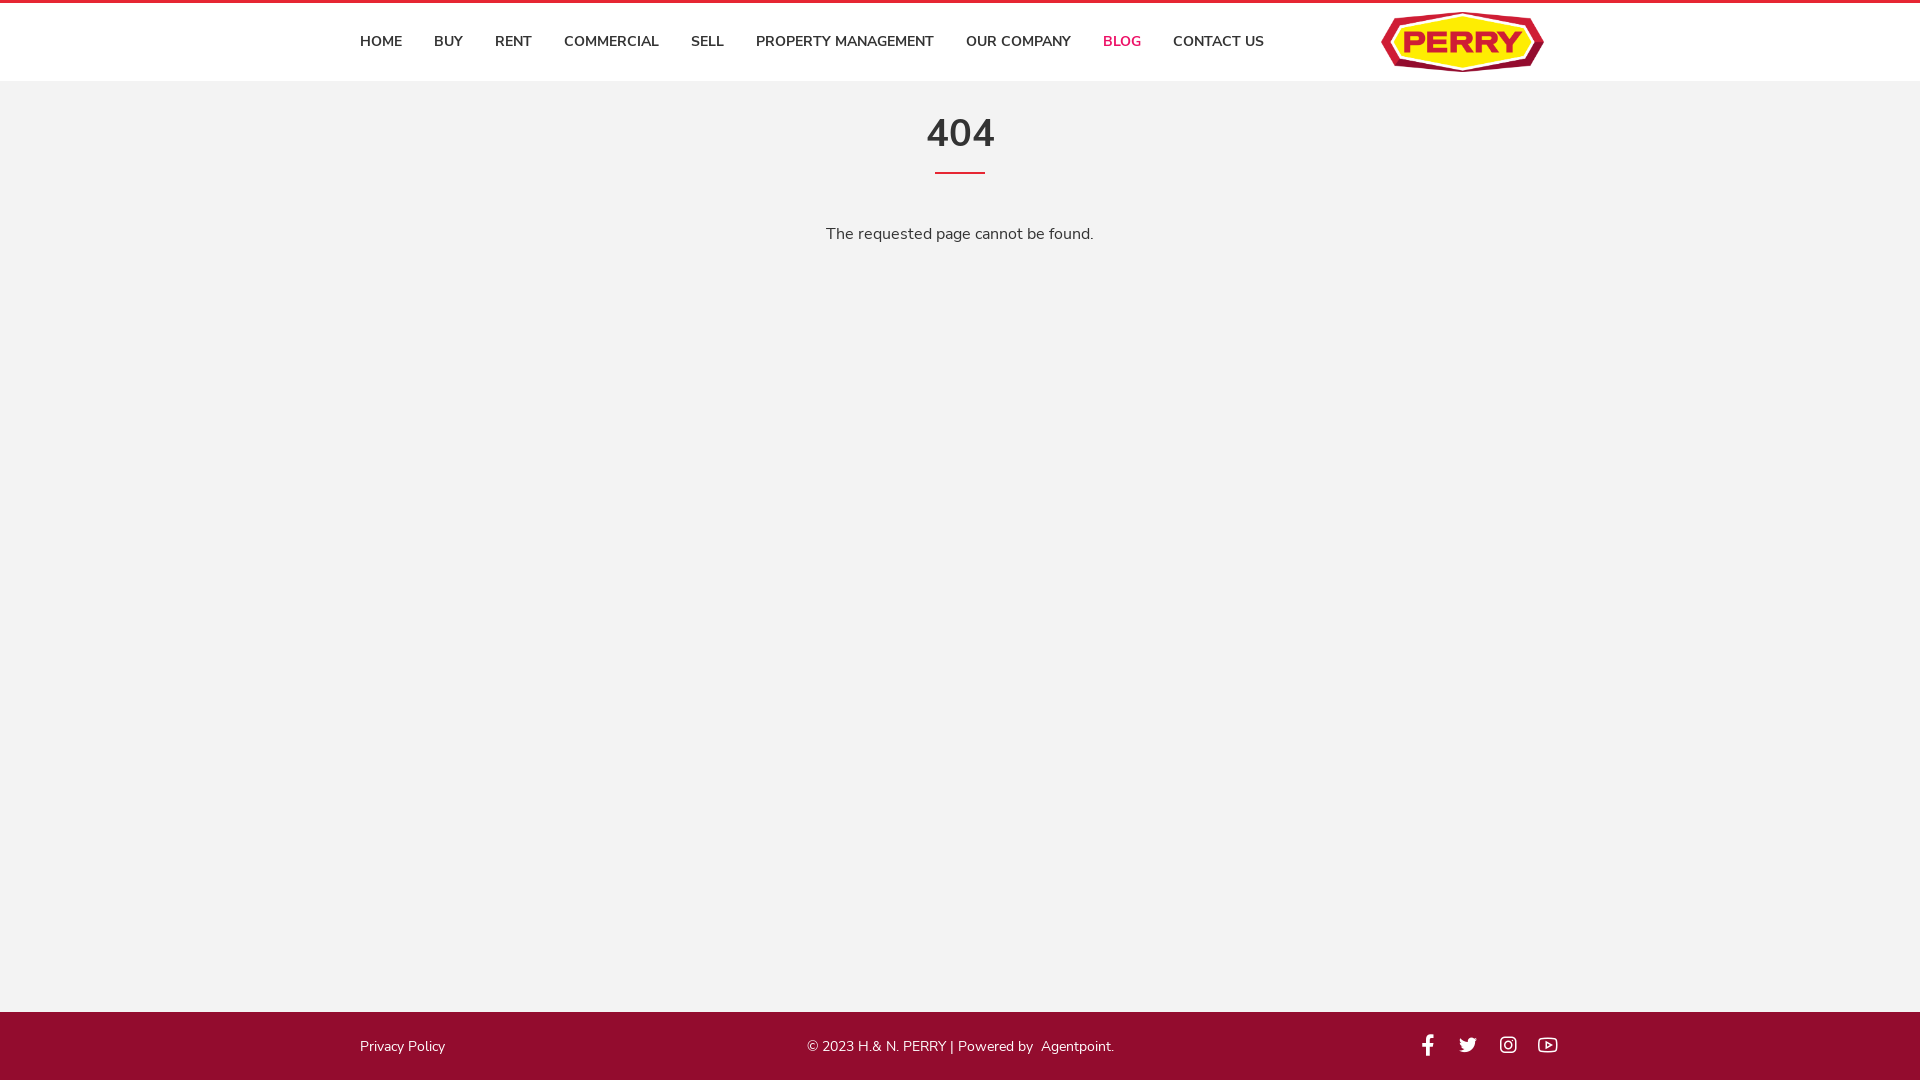 The width and height of the screenshot is (1920, 1080). I want to click on 'PROPERTY MANAGEMENT', so click(844, 42).